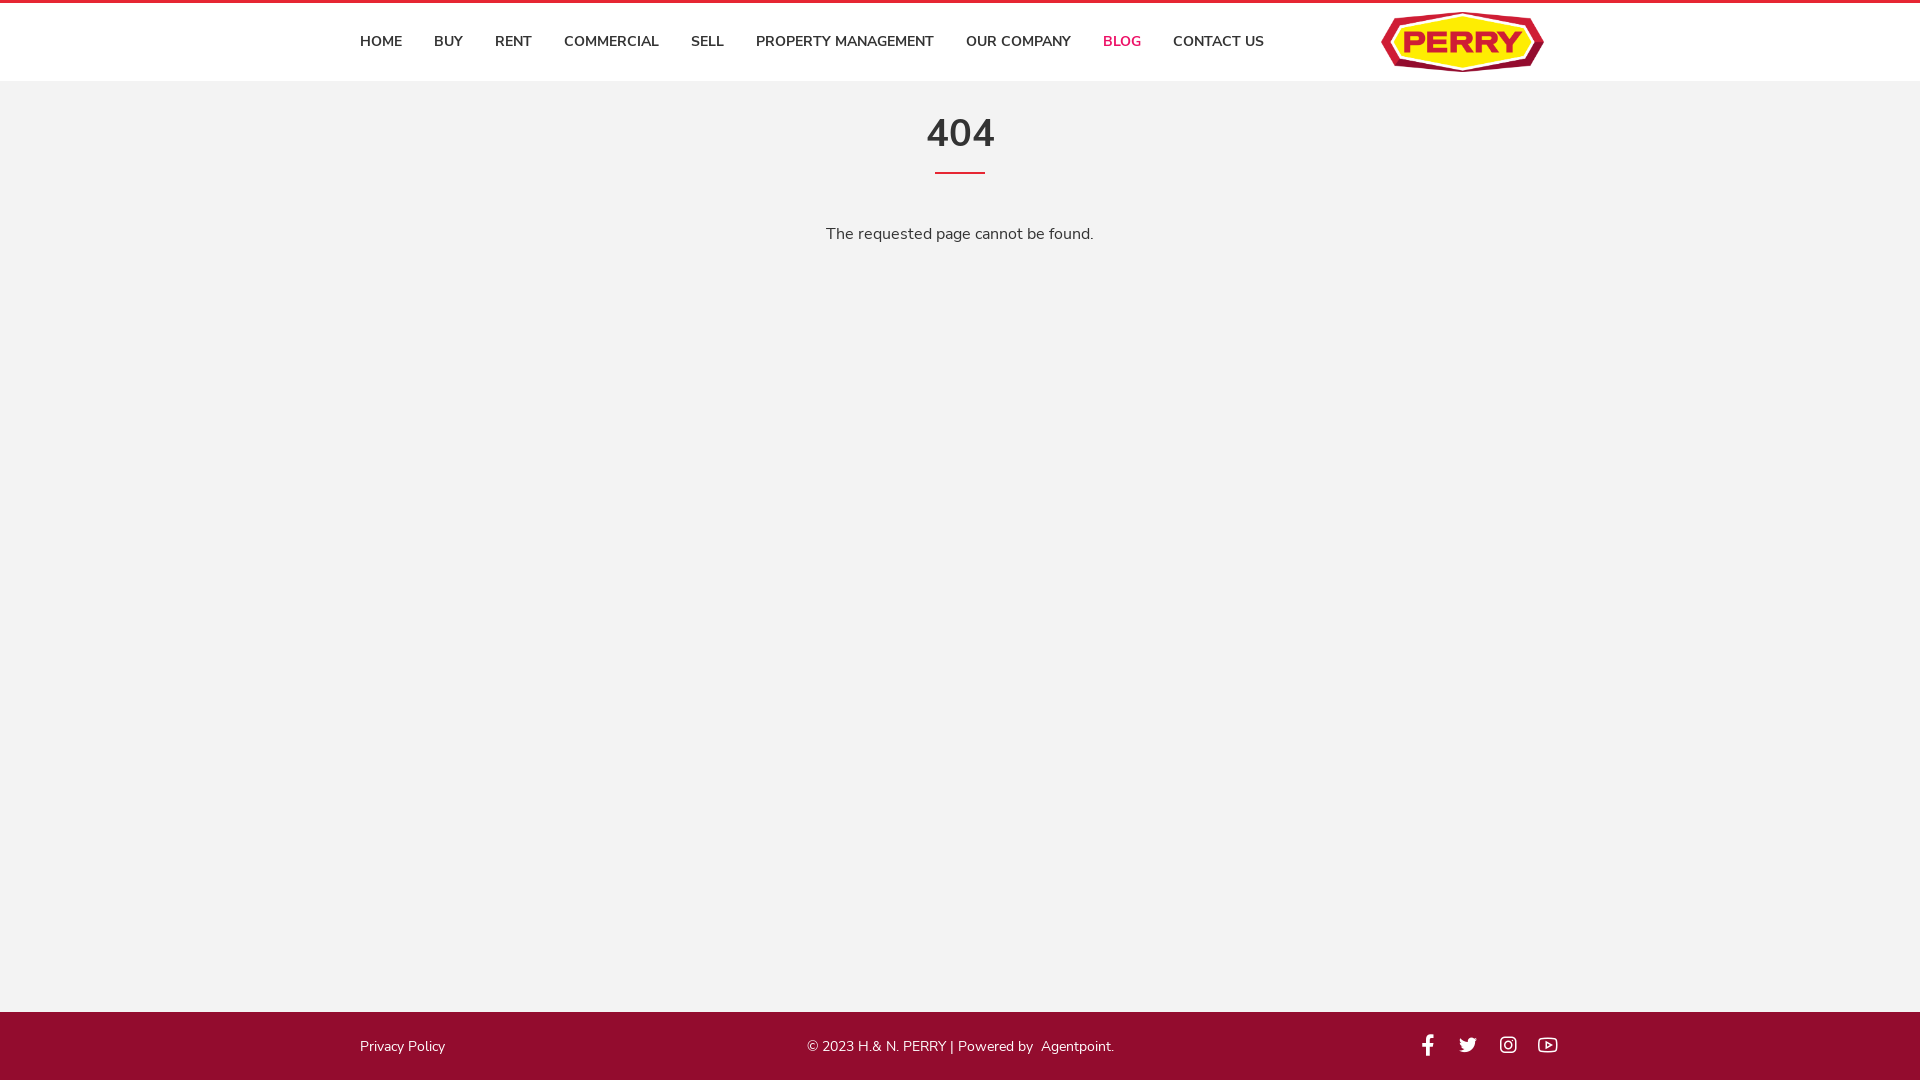 The width and height of the screenshot is (1920, 1080). I want to click on 'PROPERTY MANAGEMENT', so click(844, 42).